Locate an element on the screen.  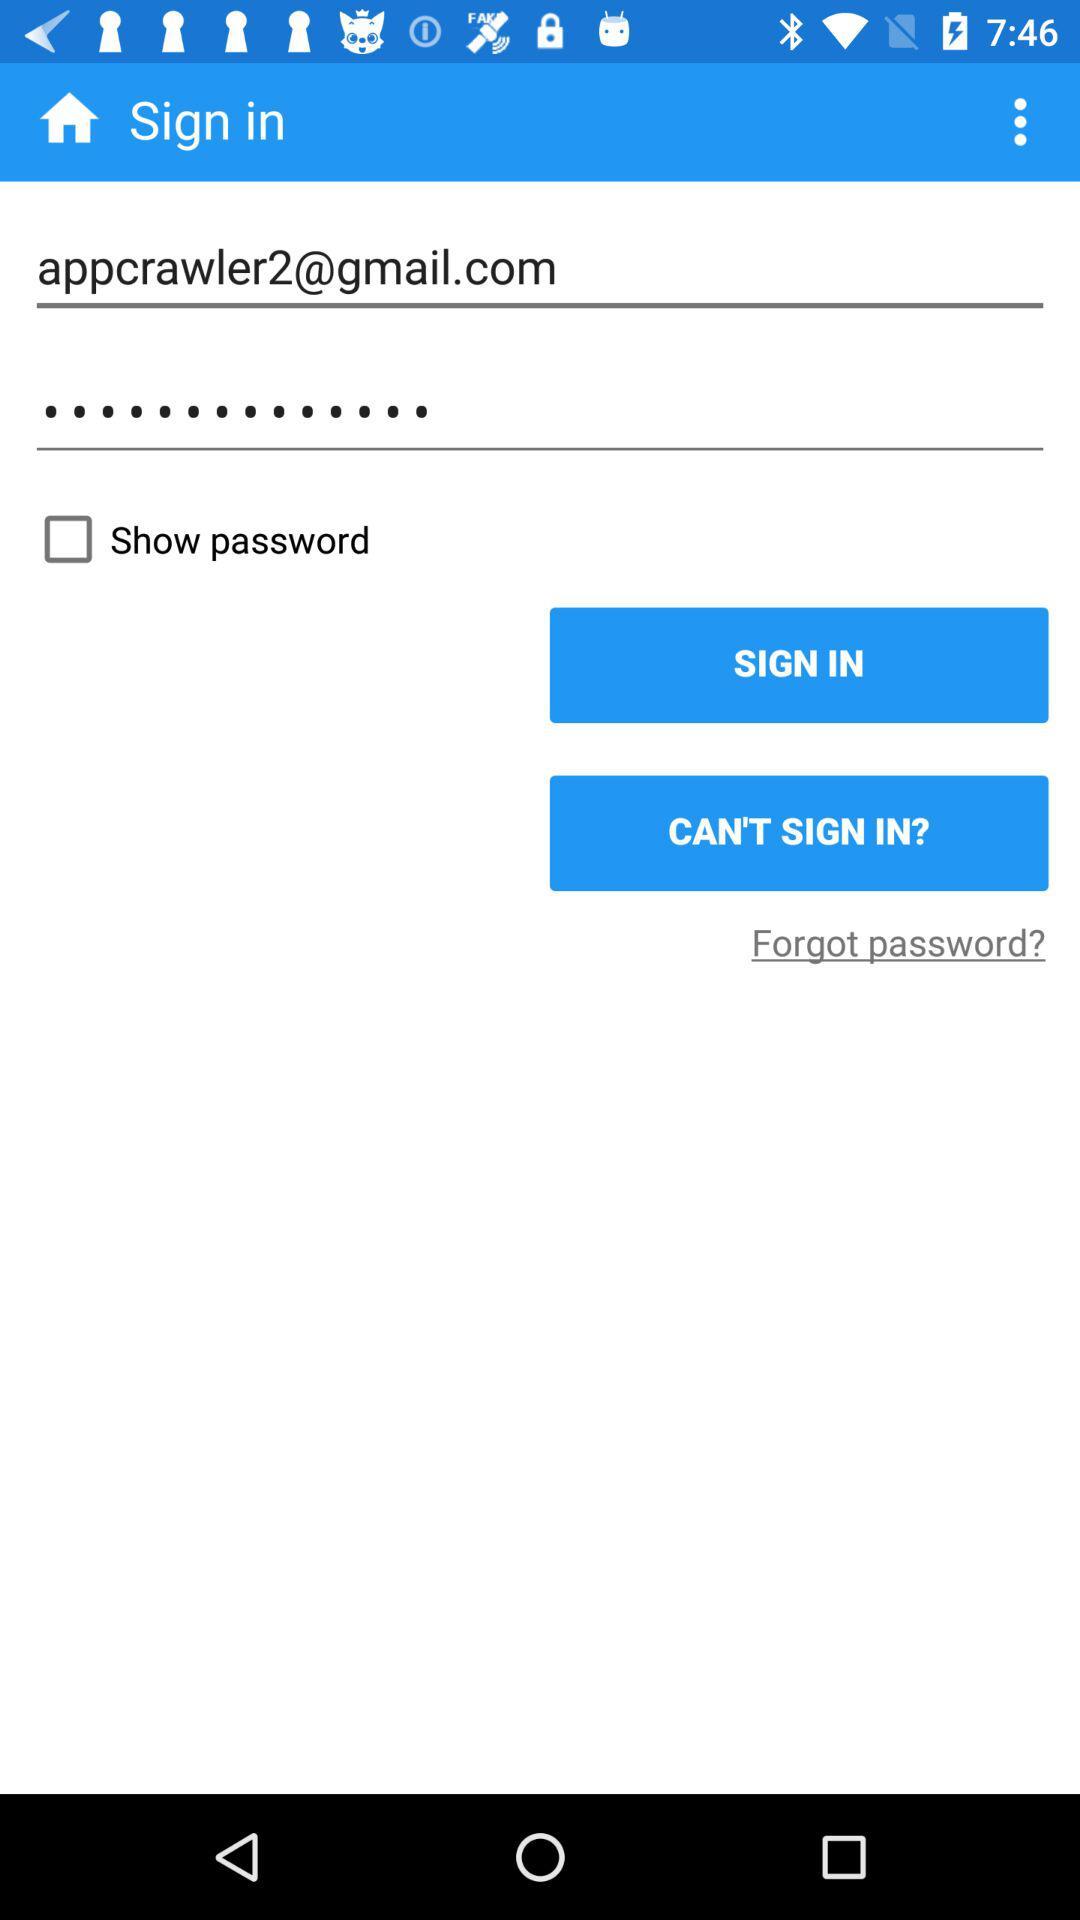
the item above sign in is located at coordinates (540, 539).